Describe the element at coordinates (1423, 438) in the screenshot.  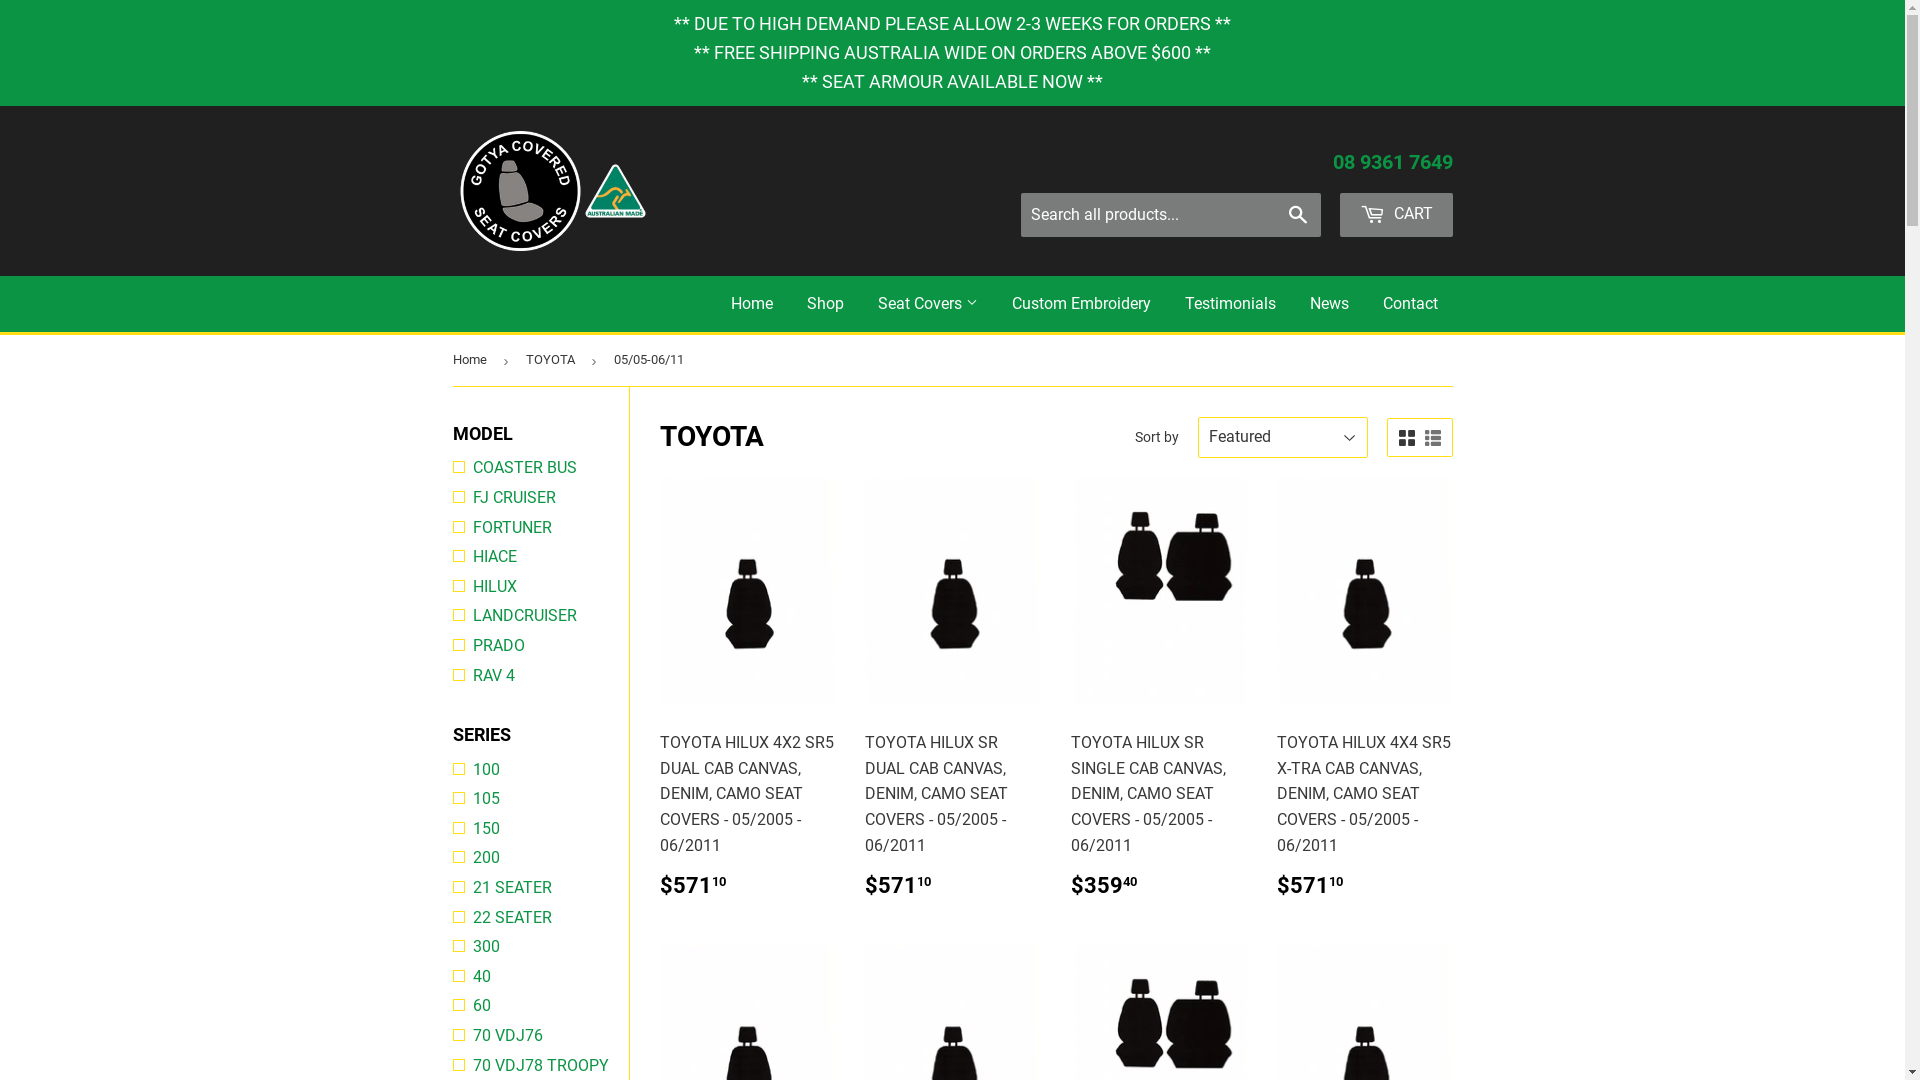
I see `'List view'` at that location.